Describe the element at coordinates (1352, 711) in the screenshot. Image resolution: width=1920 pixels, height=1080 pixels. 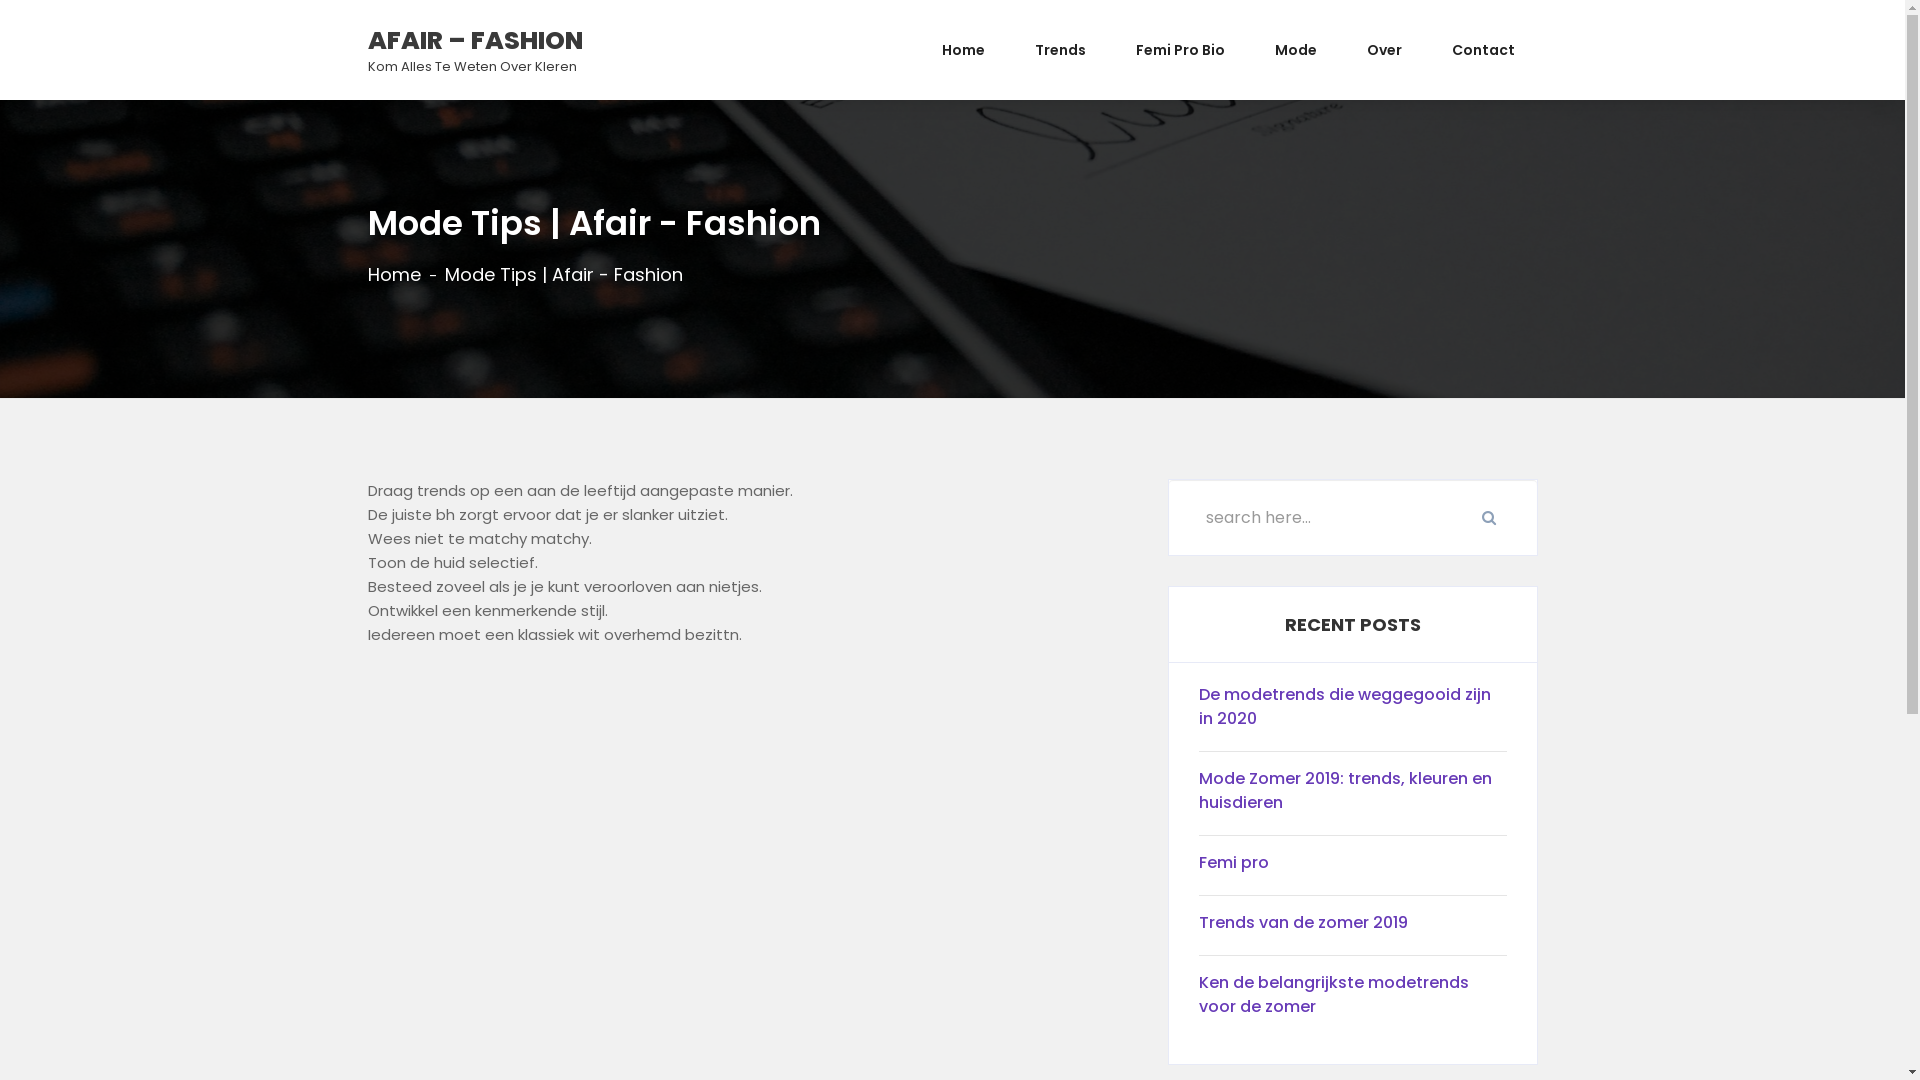
I see `'De modetrends die weggegooid zijn in 2020'` at that location.